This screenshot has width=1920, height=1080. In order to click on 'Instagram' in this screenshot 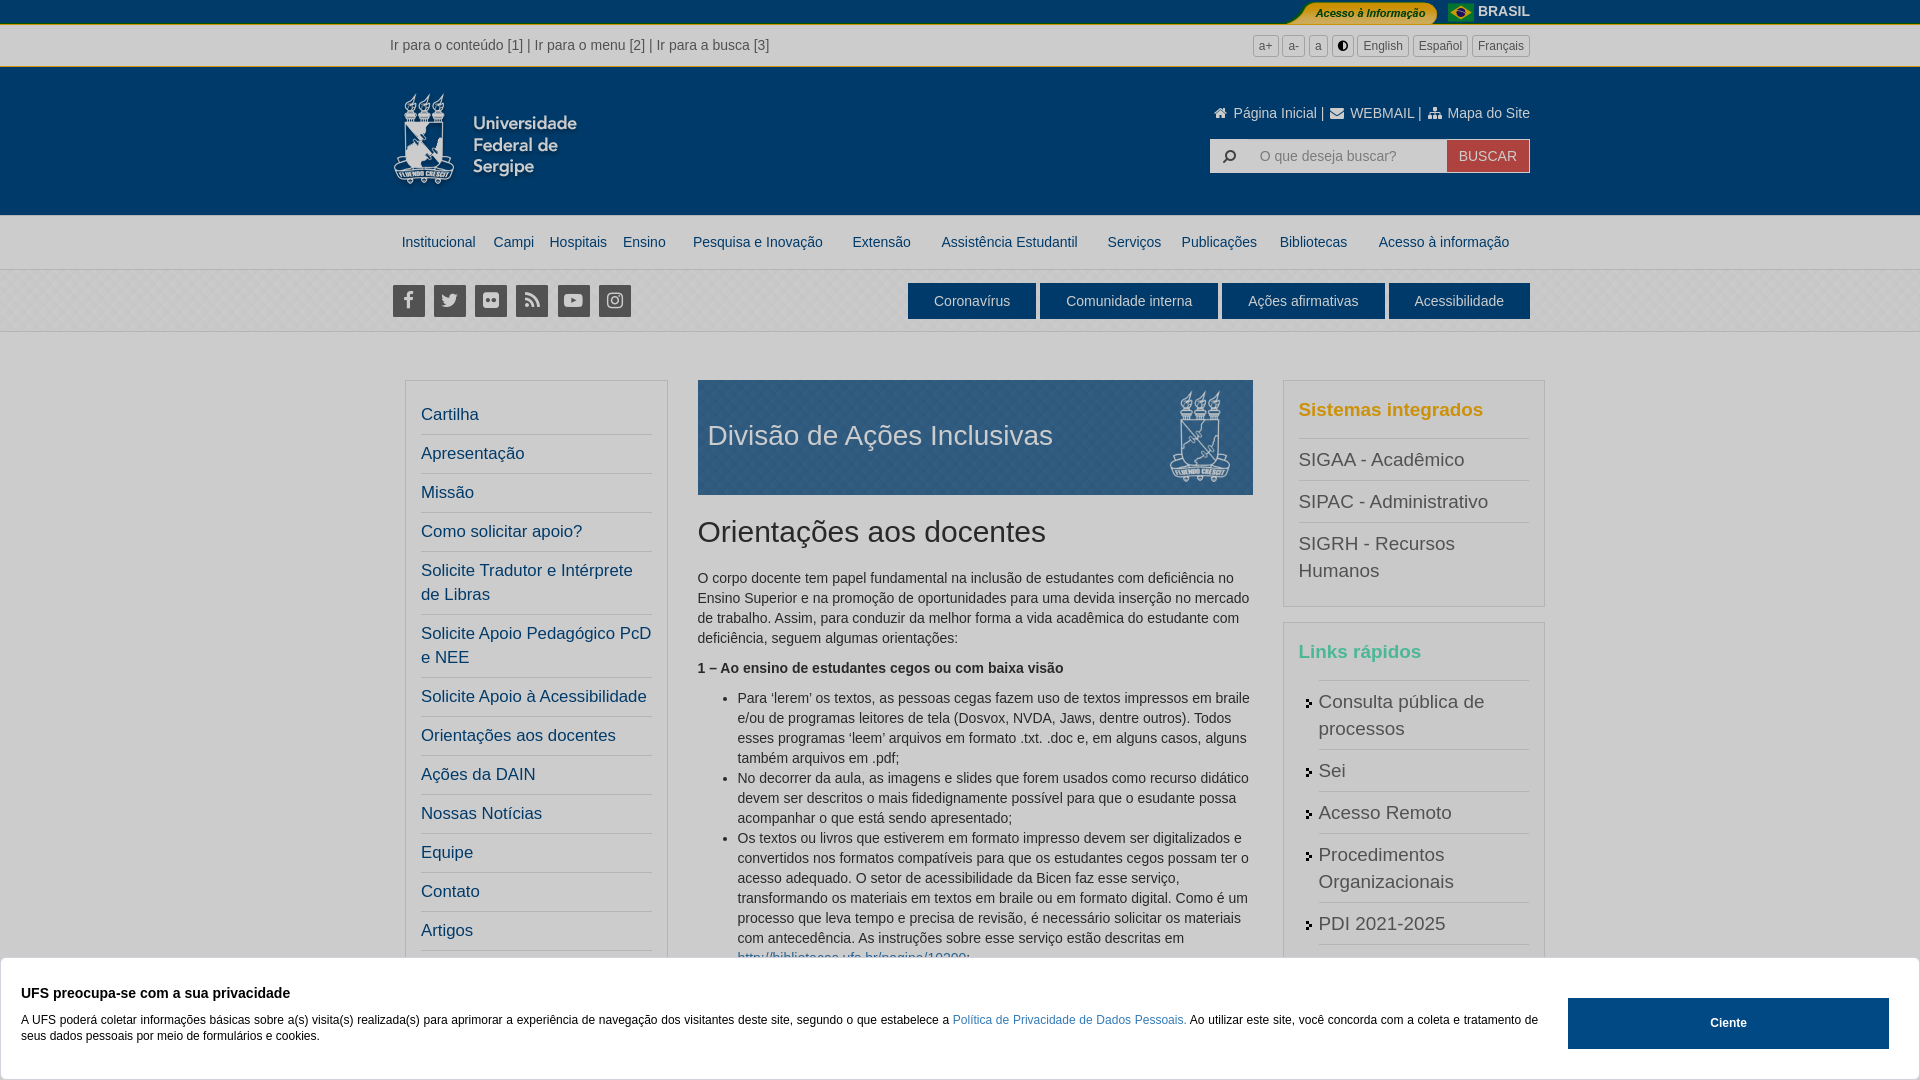, I will do `click(613, 300)`.